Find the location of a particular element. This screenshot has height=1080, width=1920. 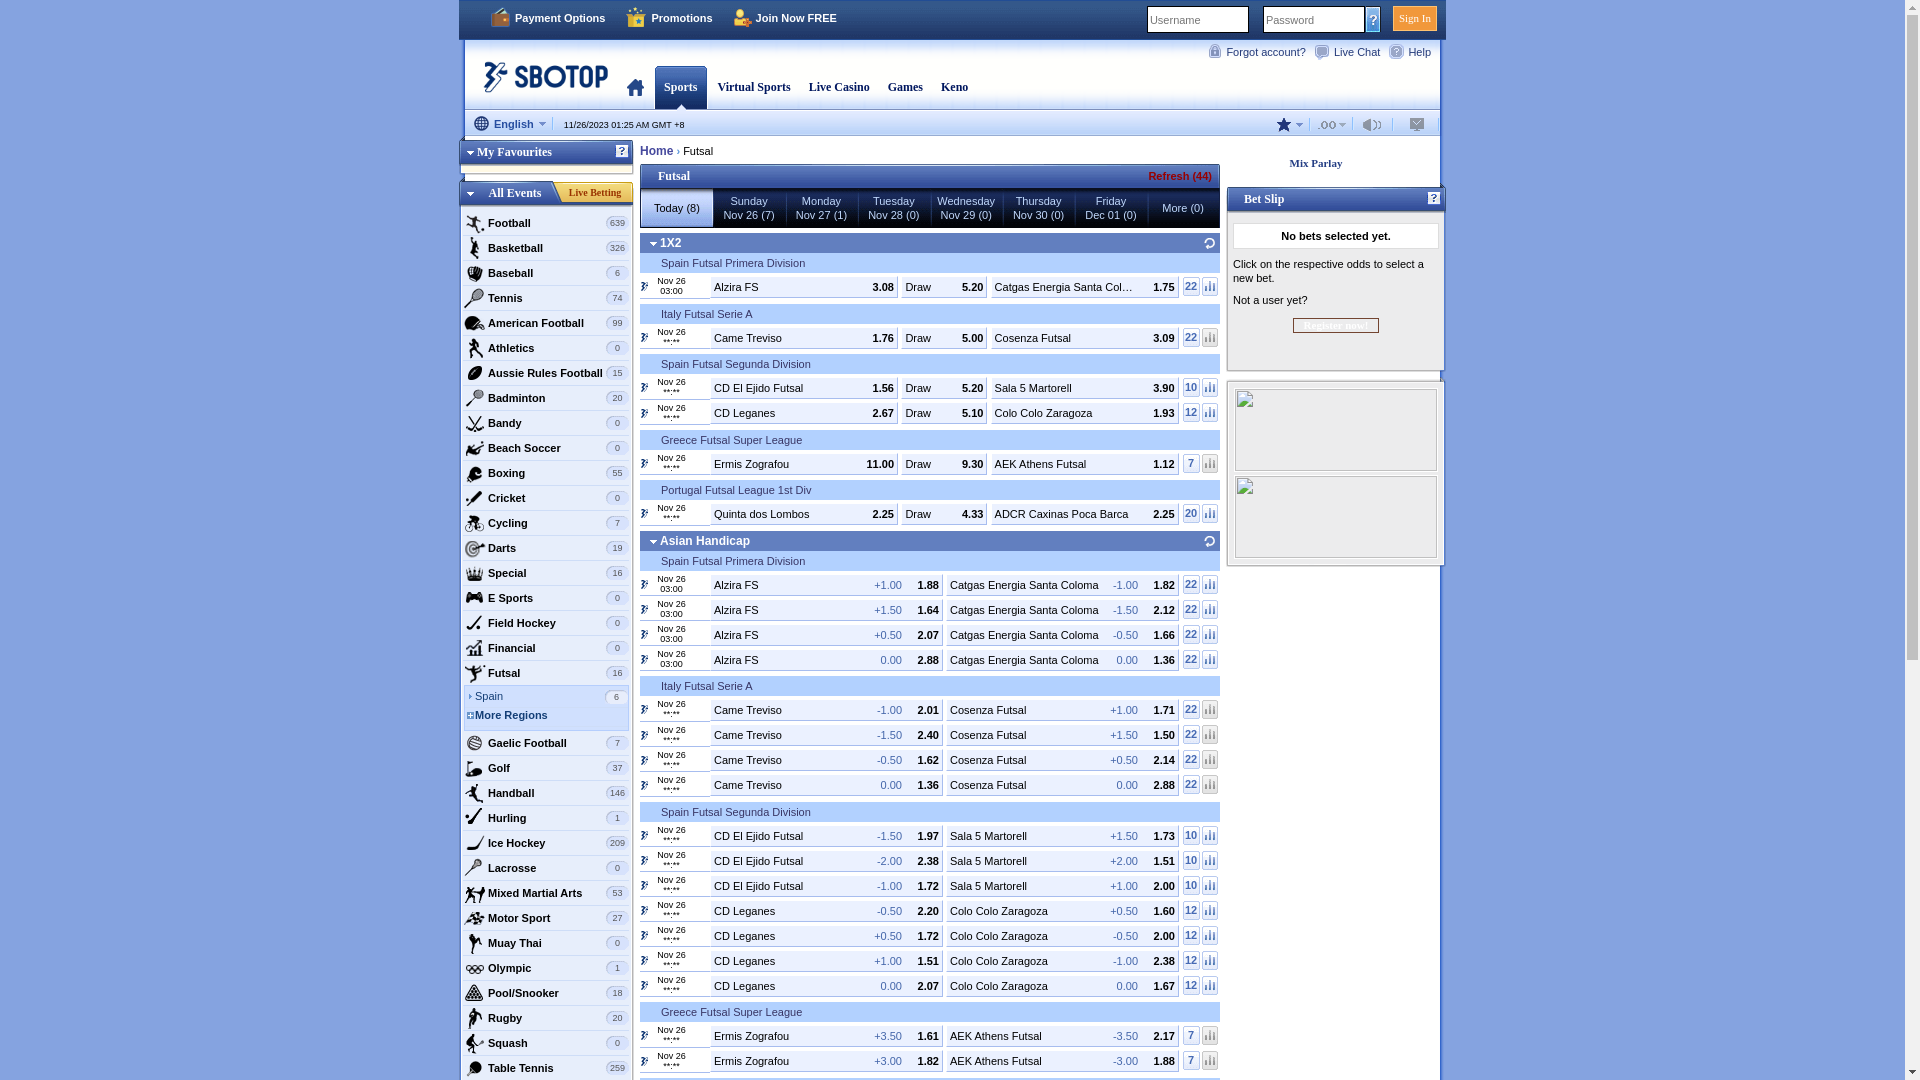

'Live Casino' is located at coordinates (839, 86).